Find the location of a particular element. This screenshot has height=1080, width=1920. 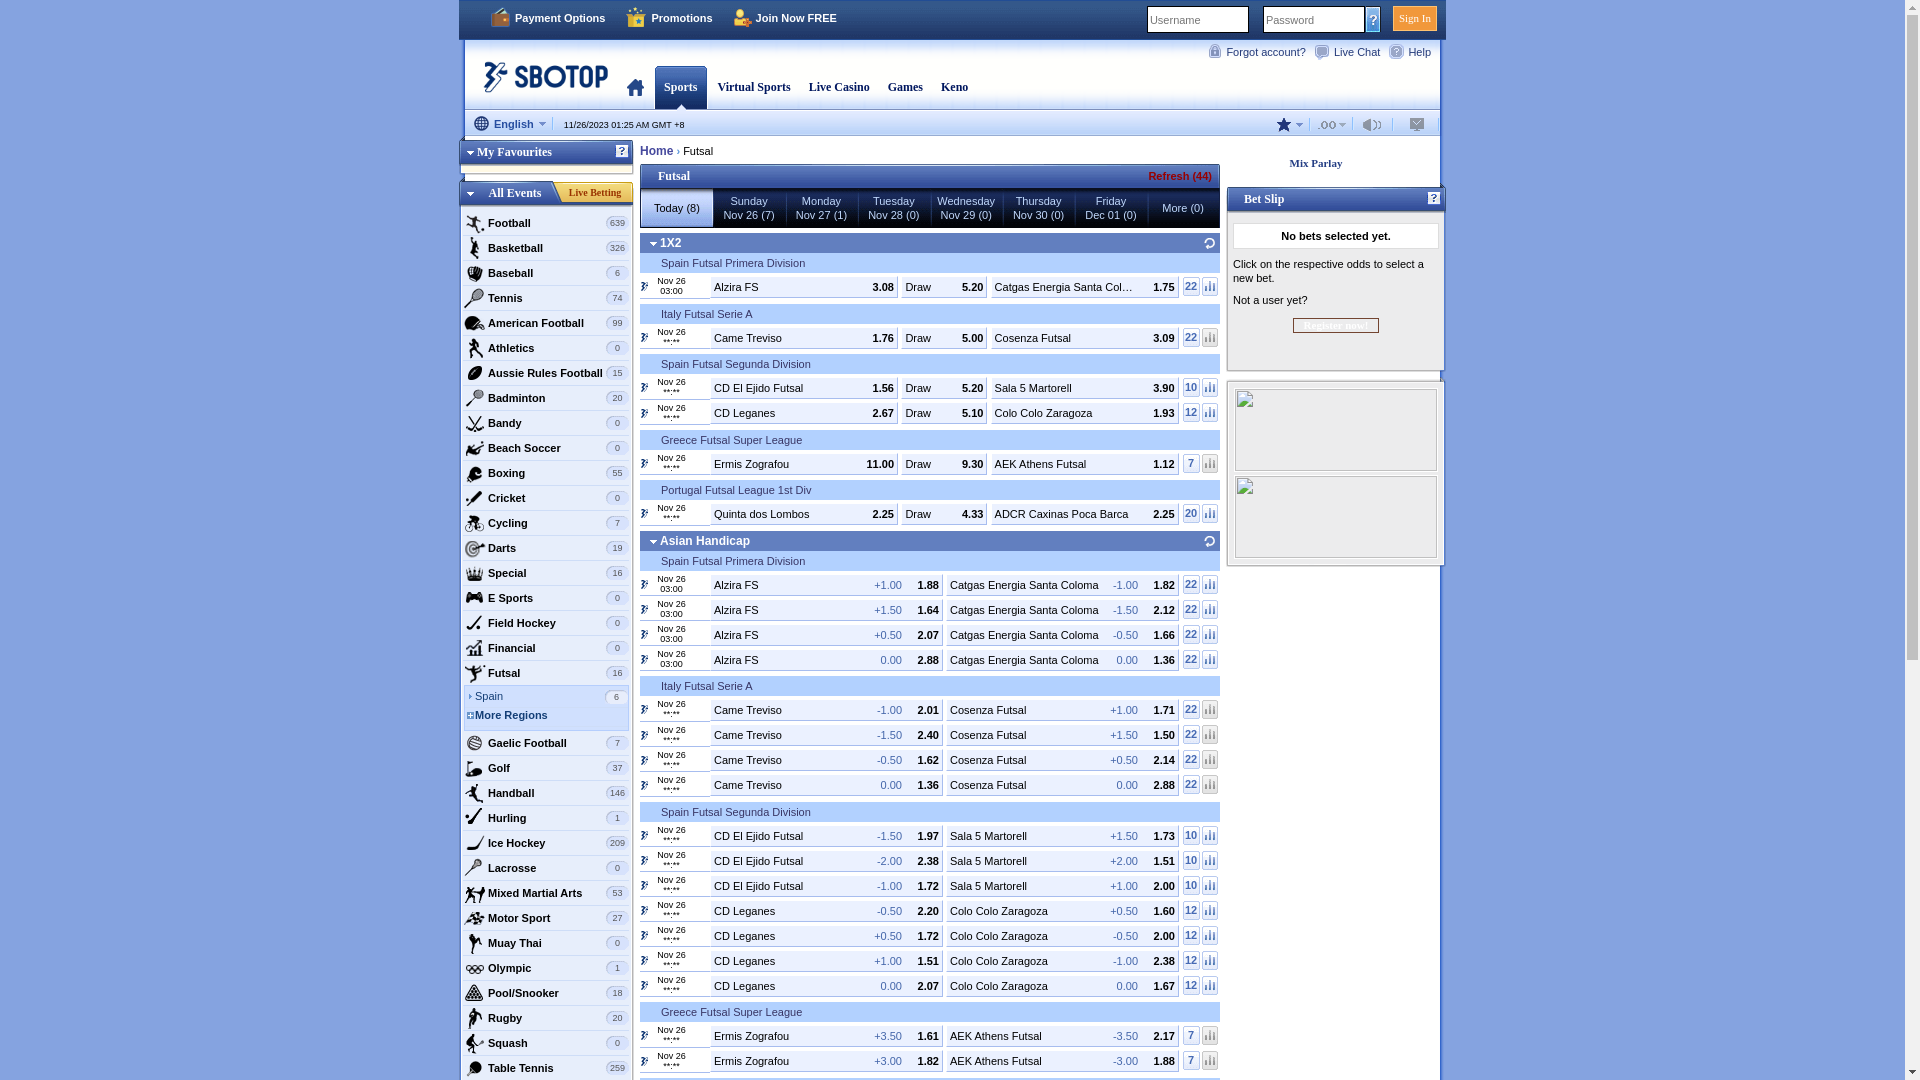

'Live Casino' is located at coordinates (839, 86).